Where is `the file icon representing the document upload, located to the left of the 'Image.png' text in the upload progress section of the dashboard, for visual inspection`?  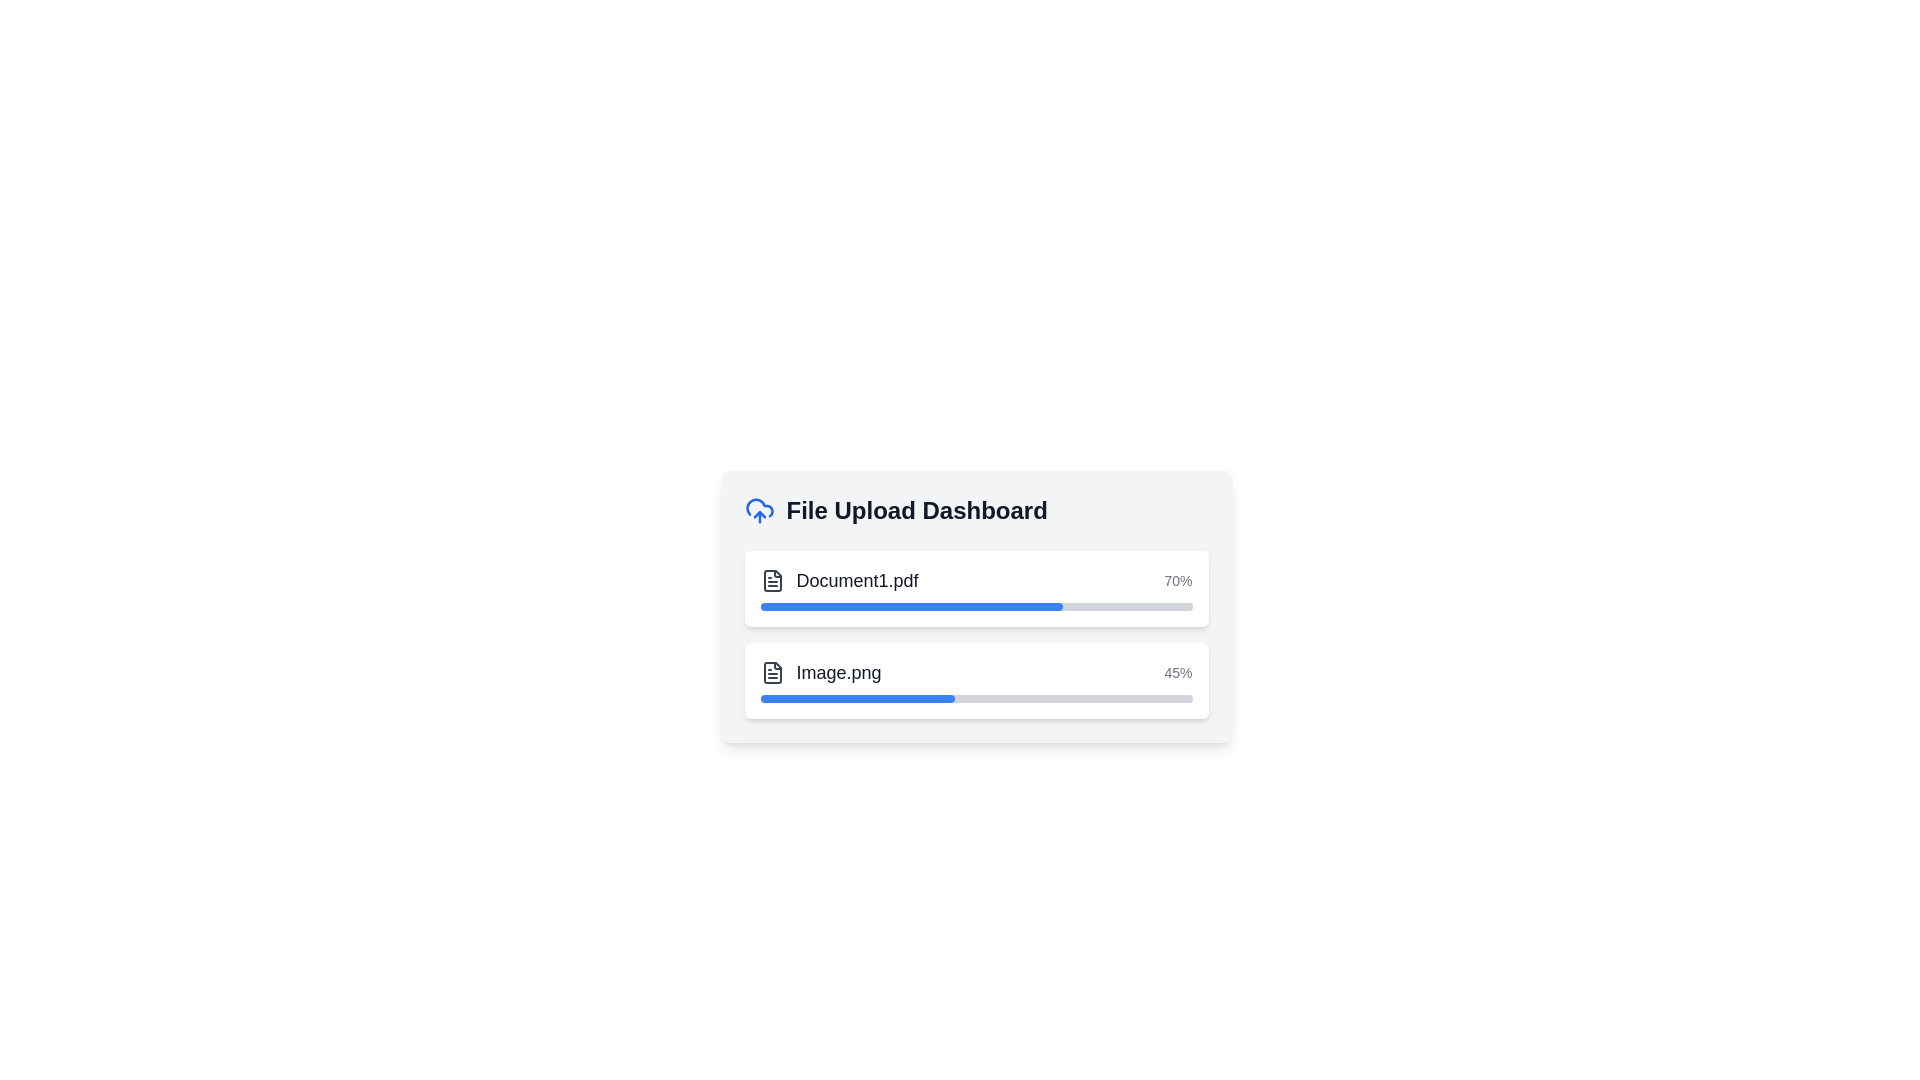
the file icon representing the document upload, located to the left of the 'Image.png' text in the upload progress section of the dashboard, for visual inspection is located at coordinates (771, 672).